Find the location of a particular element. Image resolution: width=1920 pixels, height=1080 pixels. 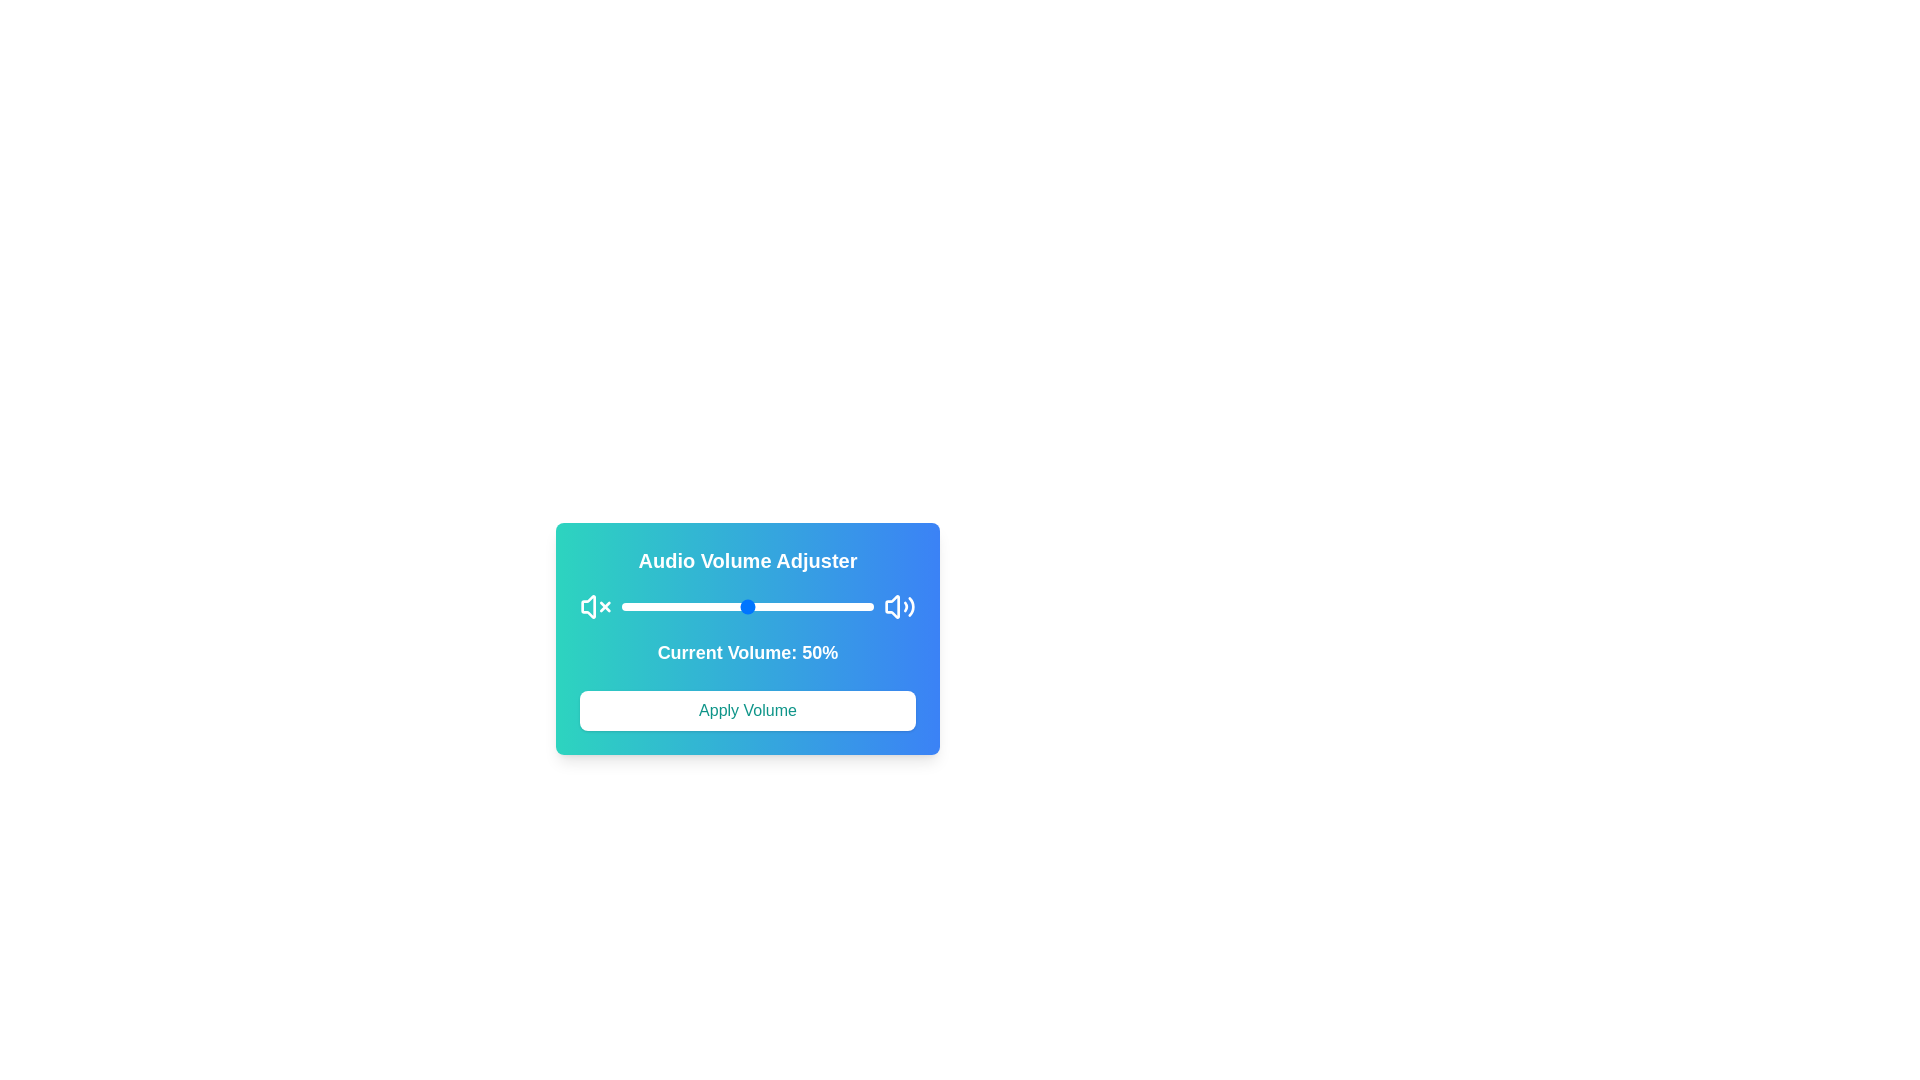

the unmute icon to the right of the slider is located at coordinates (899, 605).